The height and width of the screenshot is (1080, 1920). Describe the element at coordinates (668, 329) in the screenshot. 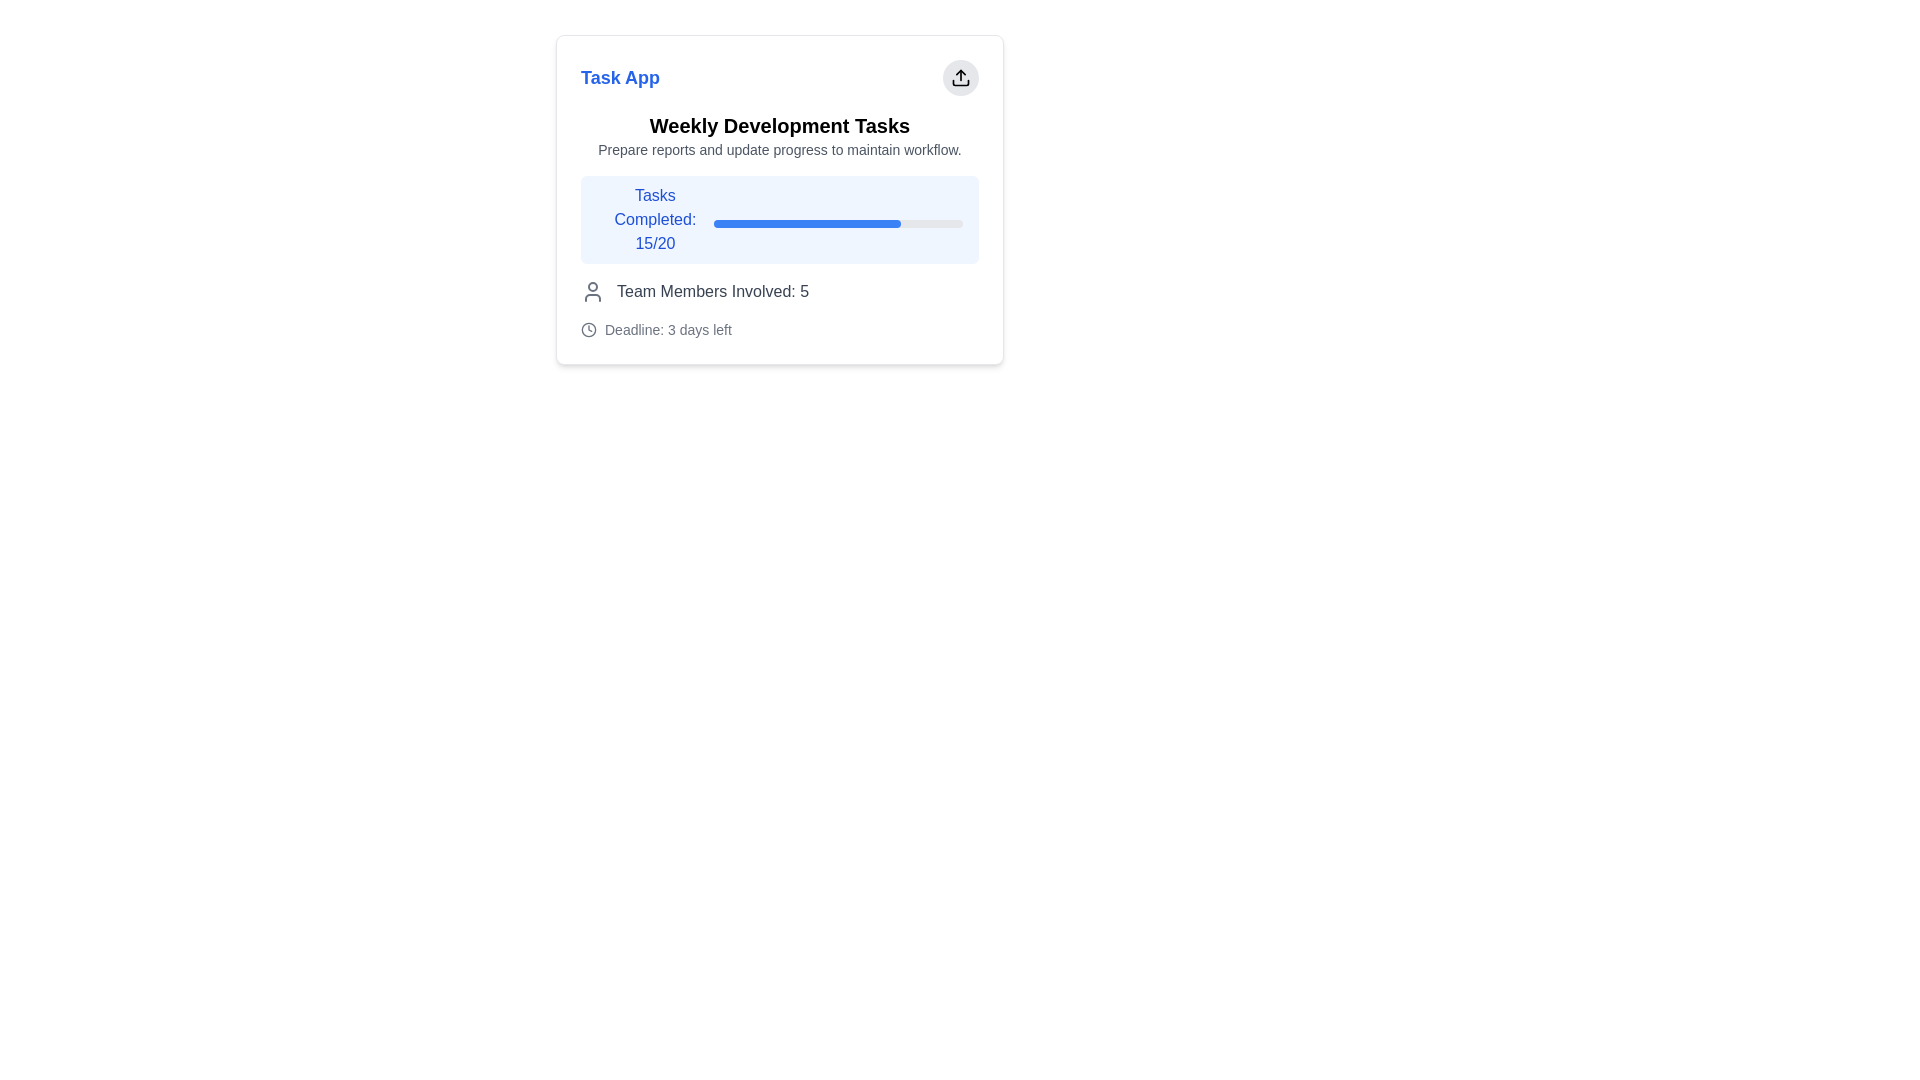

I see `the text label displaying 'Deadline: 3 days left', which is styled in gray and located below the 'Tasks Completed' section` at that location.